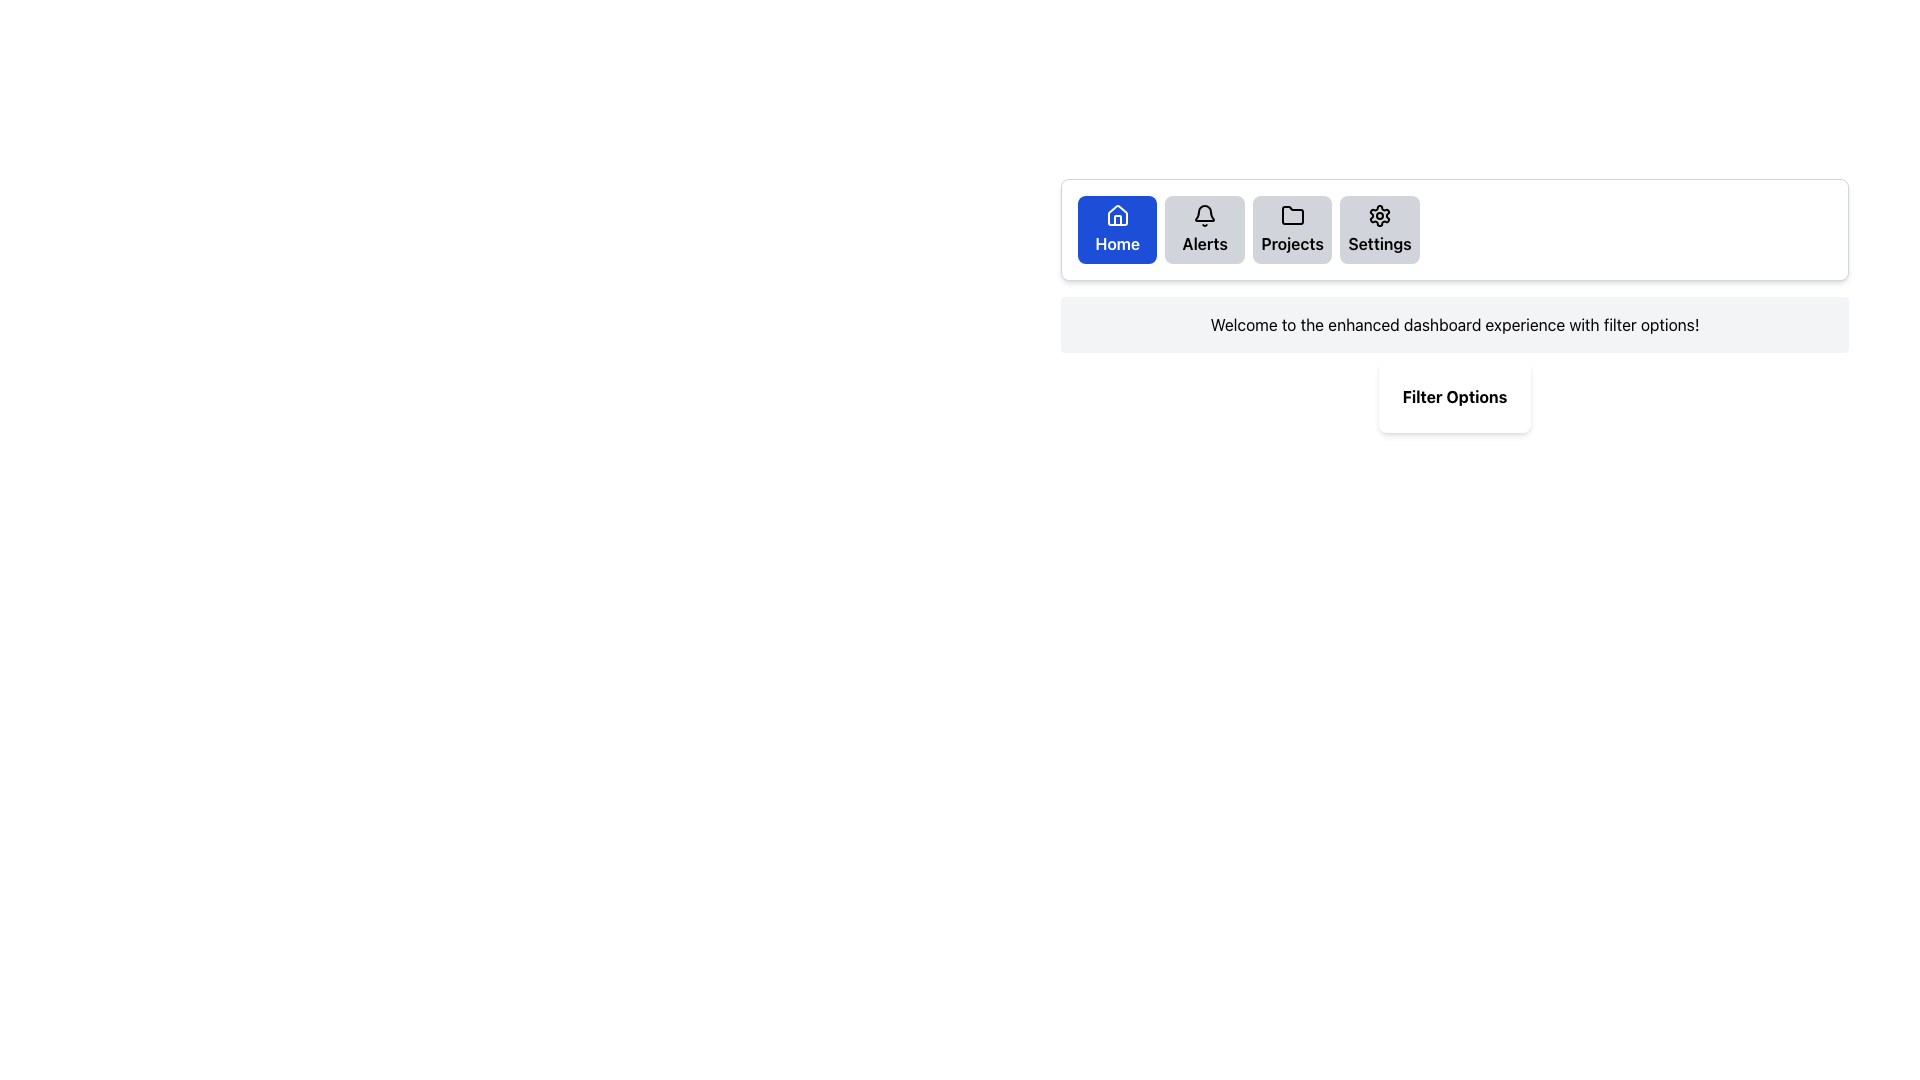  What do you see at coordinates (1292, 216) in the screenshot?
I see `the 'Projects' button in the navigation bar` at bounding box center [1292, 216].